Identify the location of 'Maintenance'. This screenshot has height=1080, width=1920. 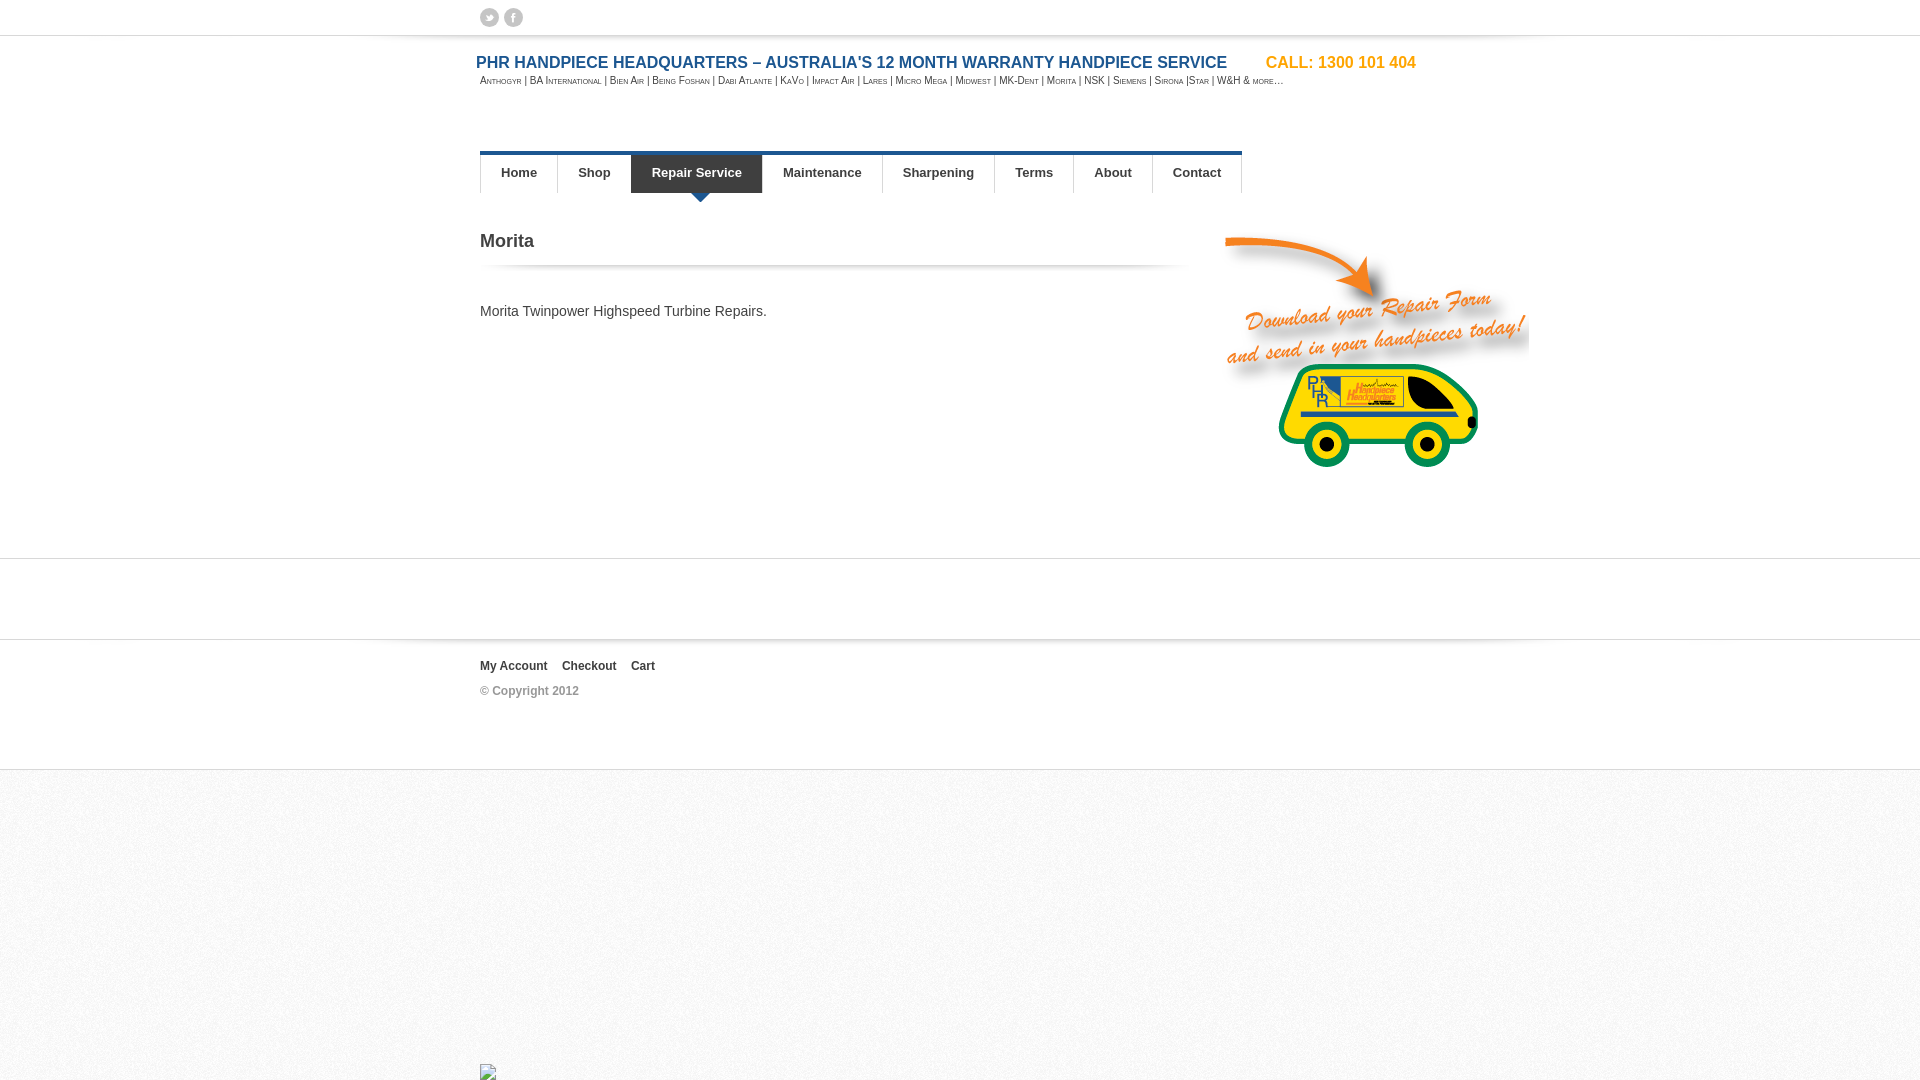
(761, 172).